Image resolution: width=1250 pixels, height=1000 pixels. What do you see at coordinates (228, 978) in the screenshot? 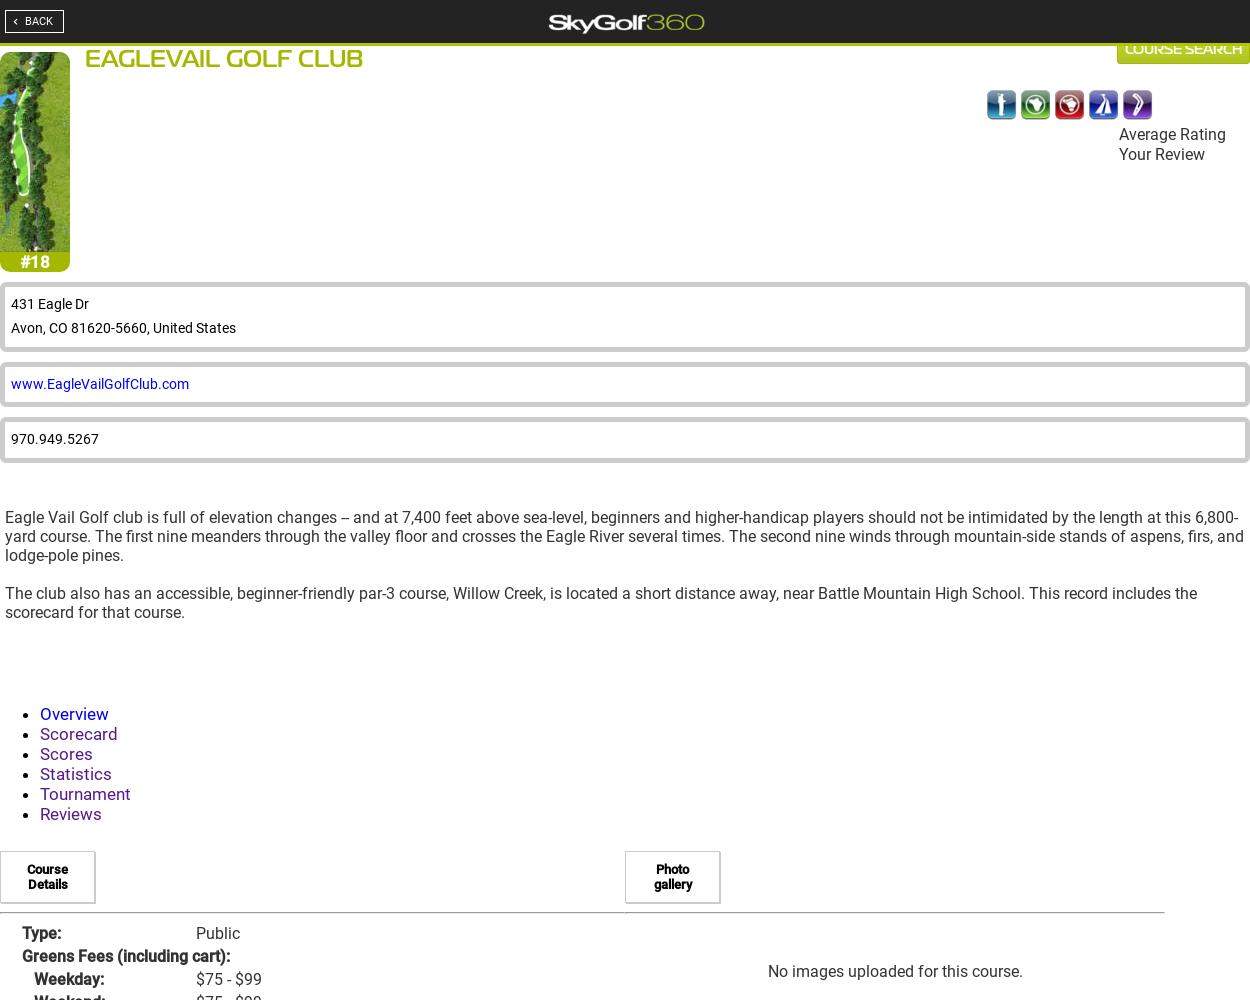
I see `'$75 - $99'` at bounding box center [228, 978].